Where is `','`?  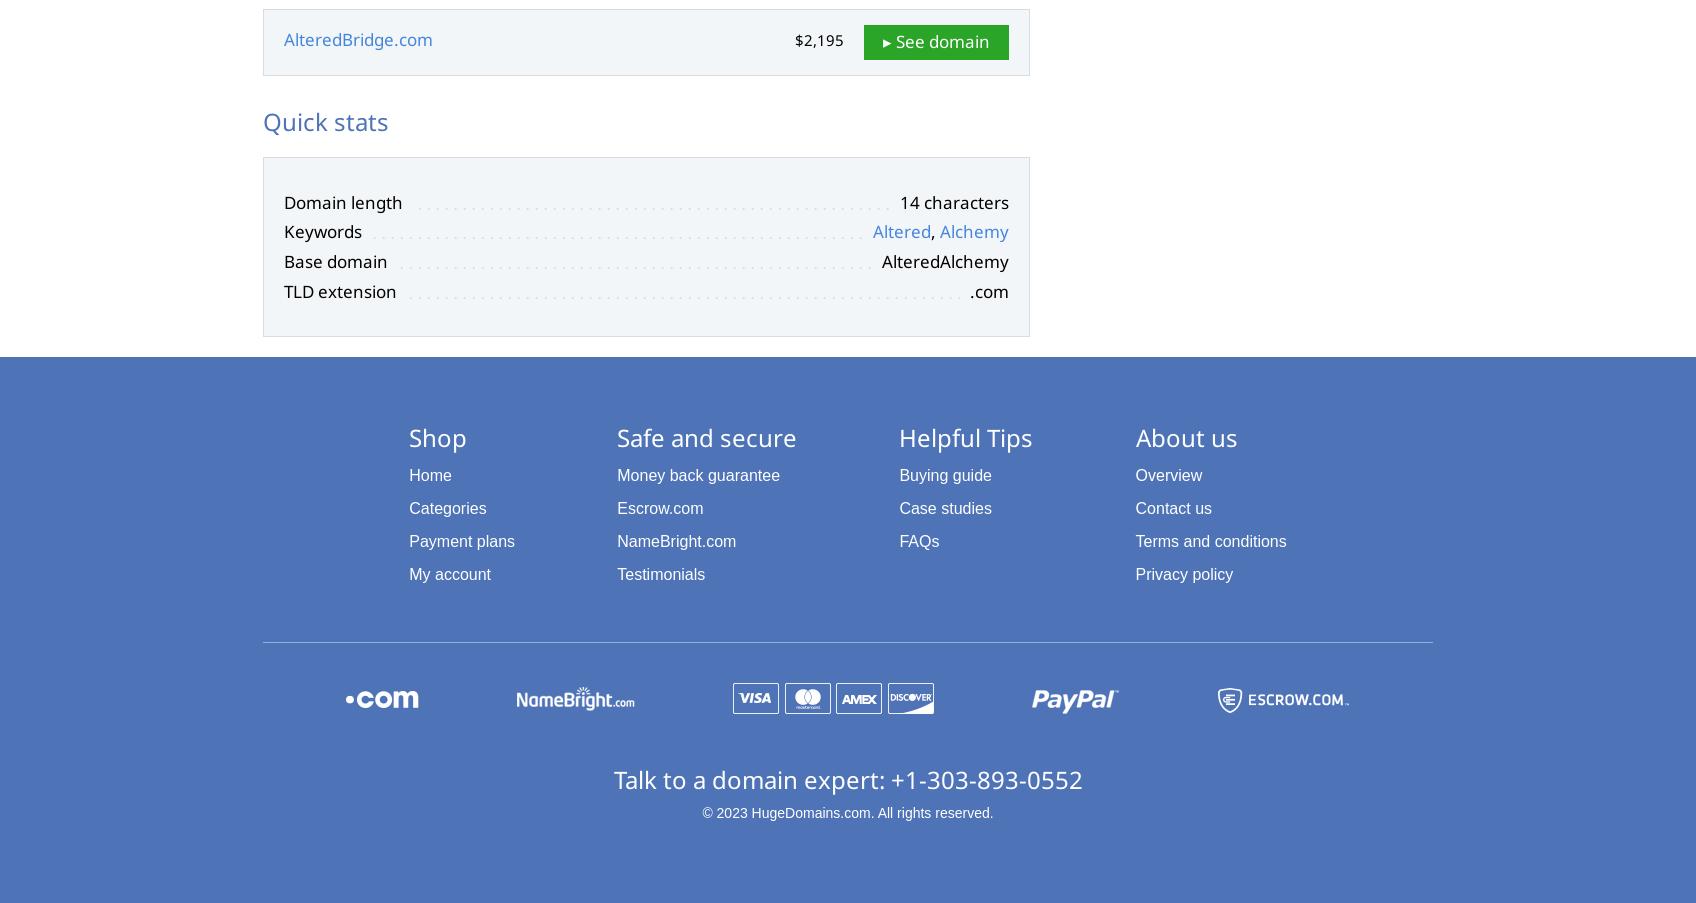
',' is located at coordinates (934, 231).